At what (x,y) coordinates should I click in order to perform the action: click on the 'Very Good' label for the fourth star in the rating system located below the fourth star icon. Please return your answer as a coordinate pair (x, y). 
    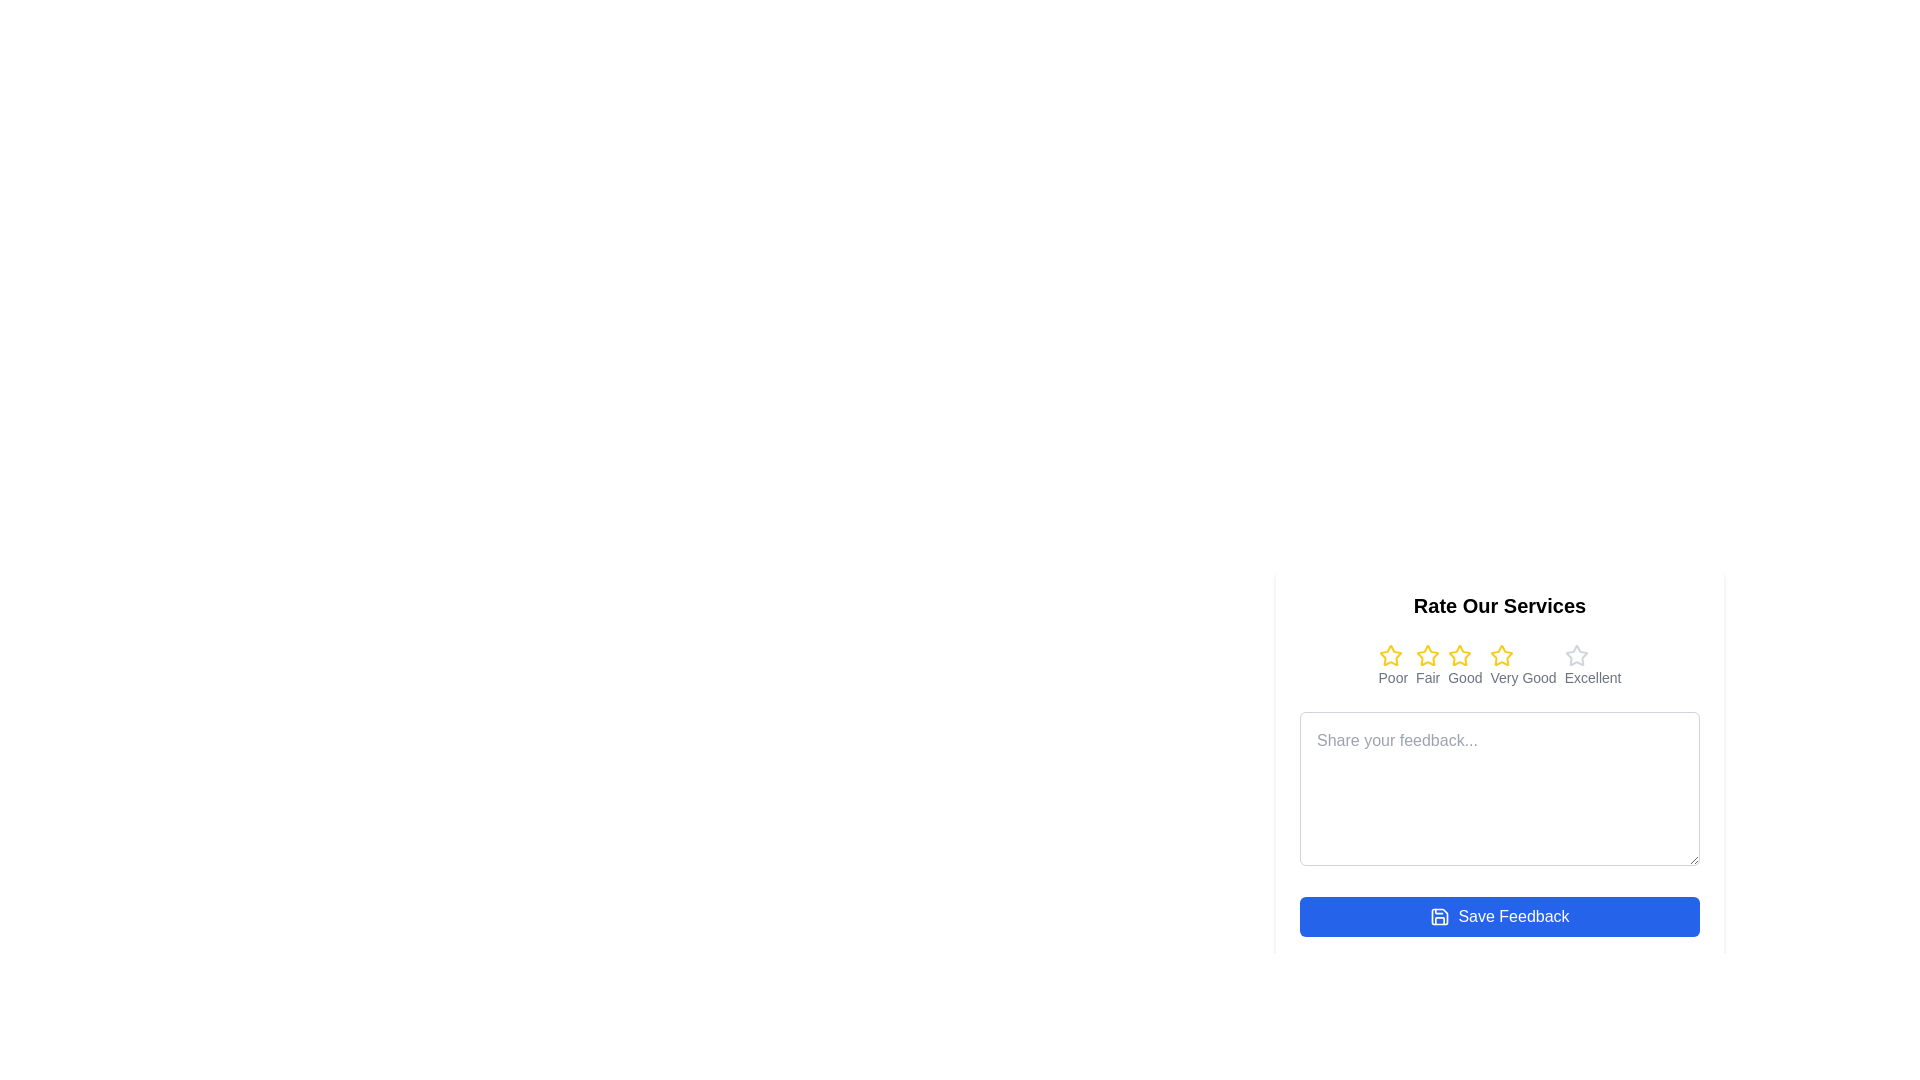
    Looking at the image, I should click on (1522, 677).